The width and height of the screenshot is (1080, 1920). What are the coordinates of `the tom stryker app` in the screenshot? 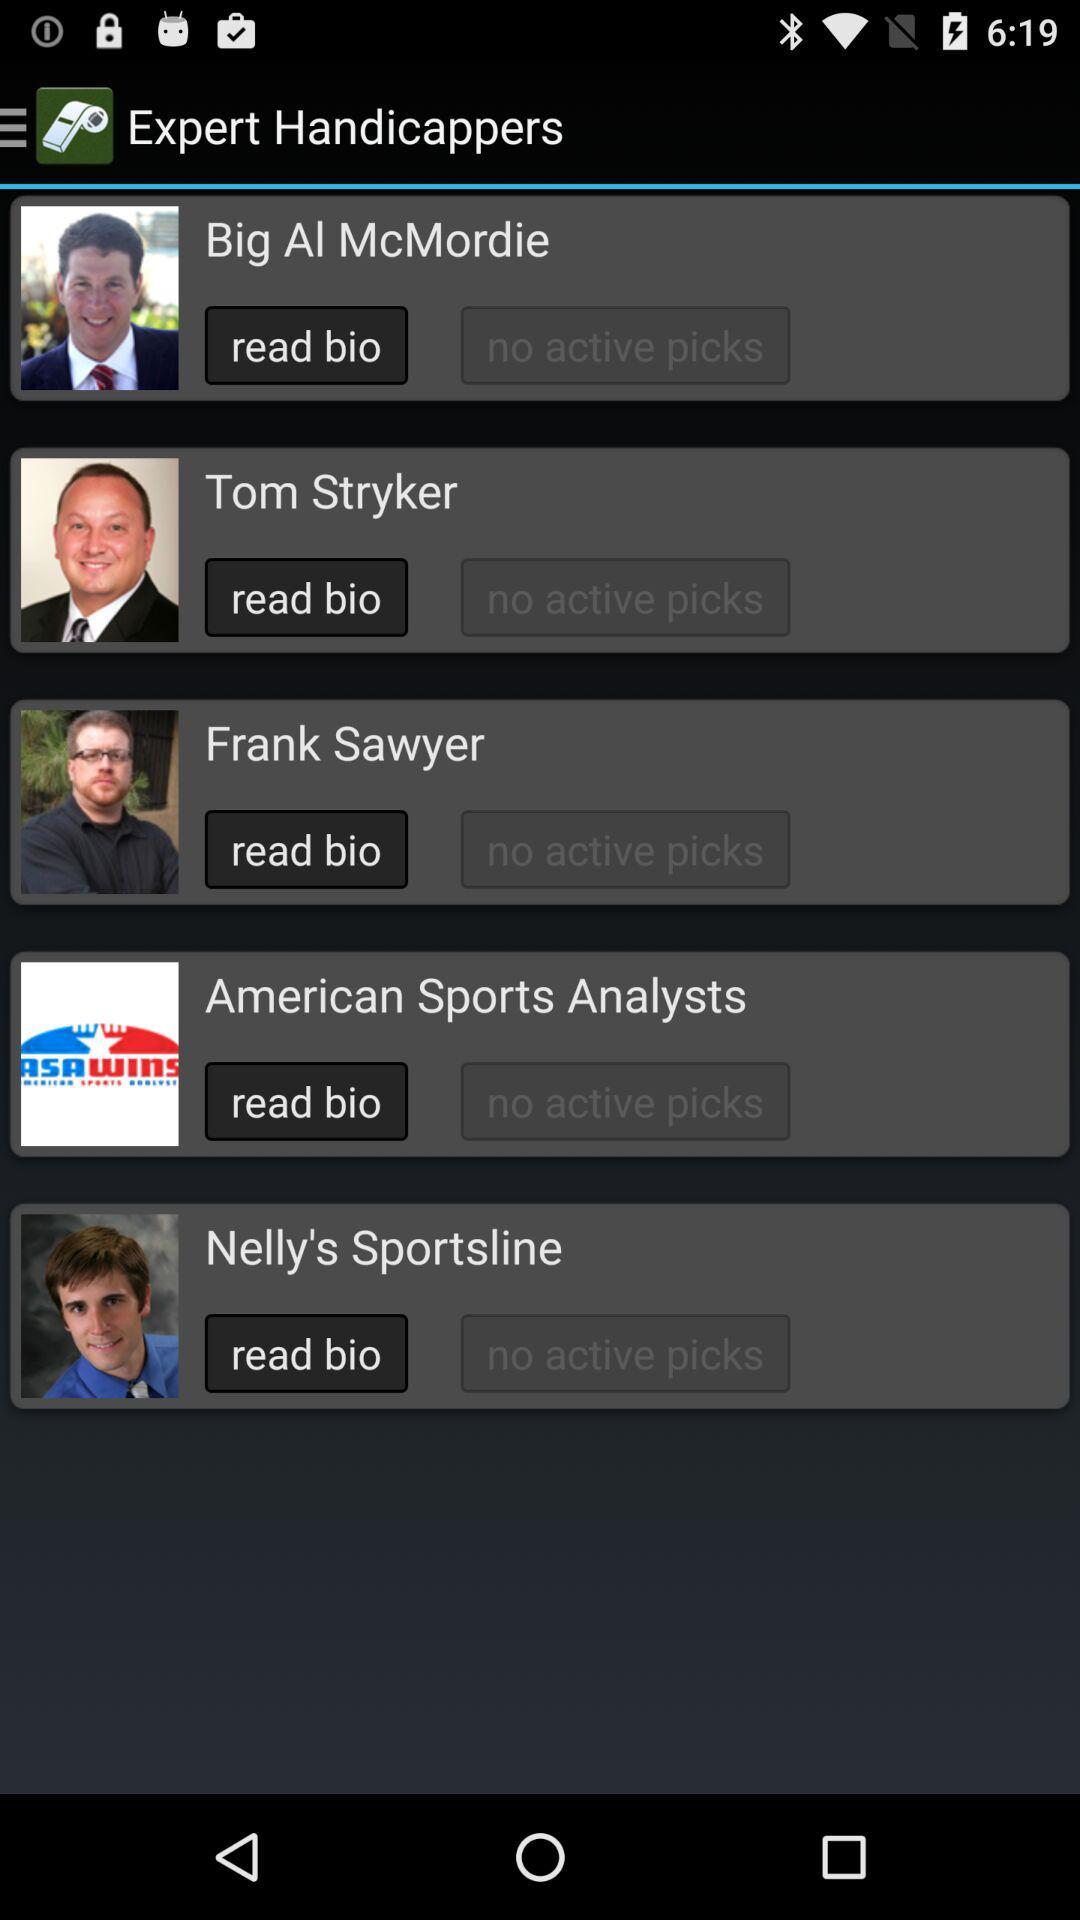 It's located at (330, 490).